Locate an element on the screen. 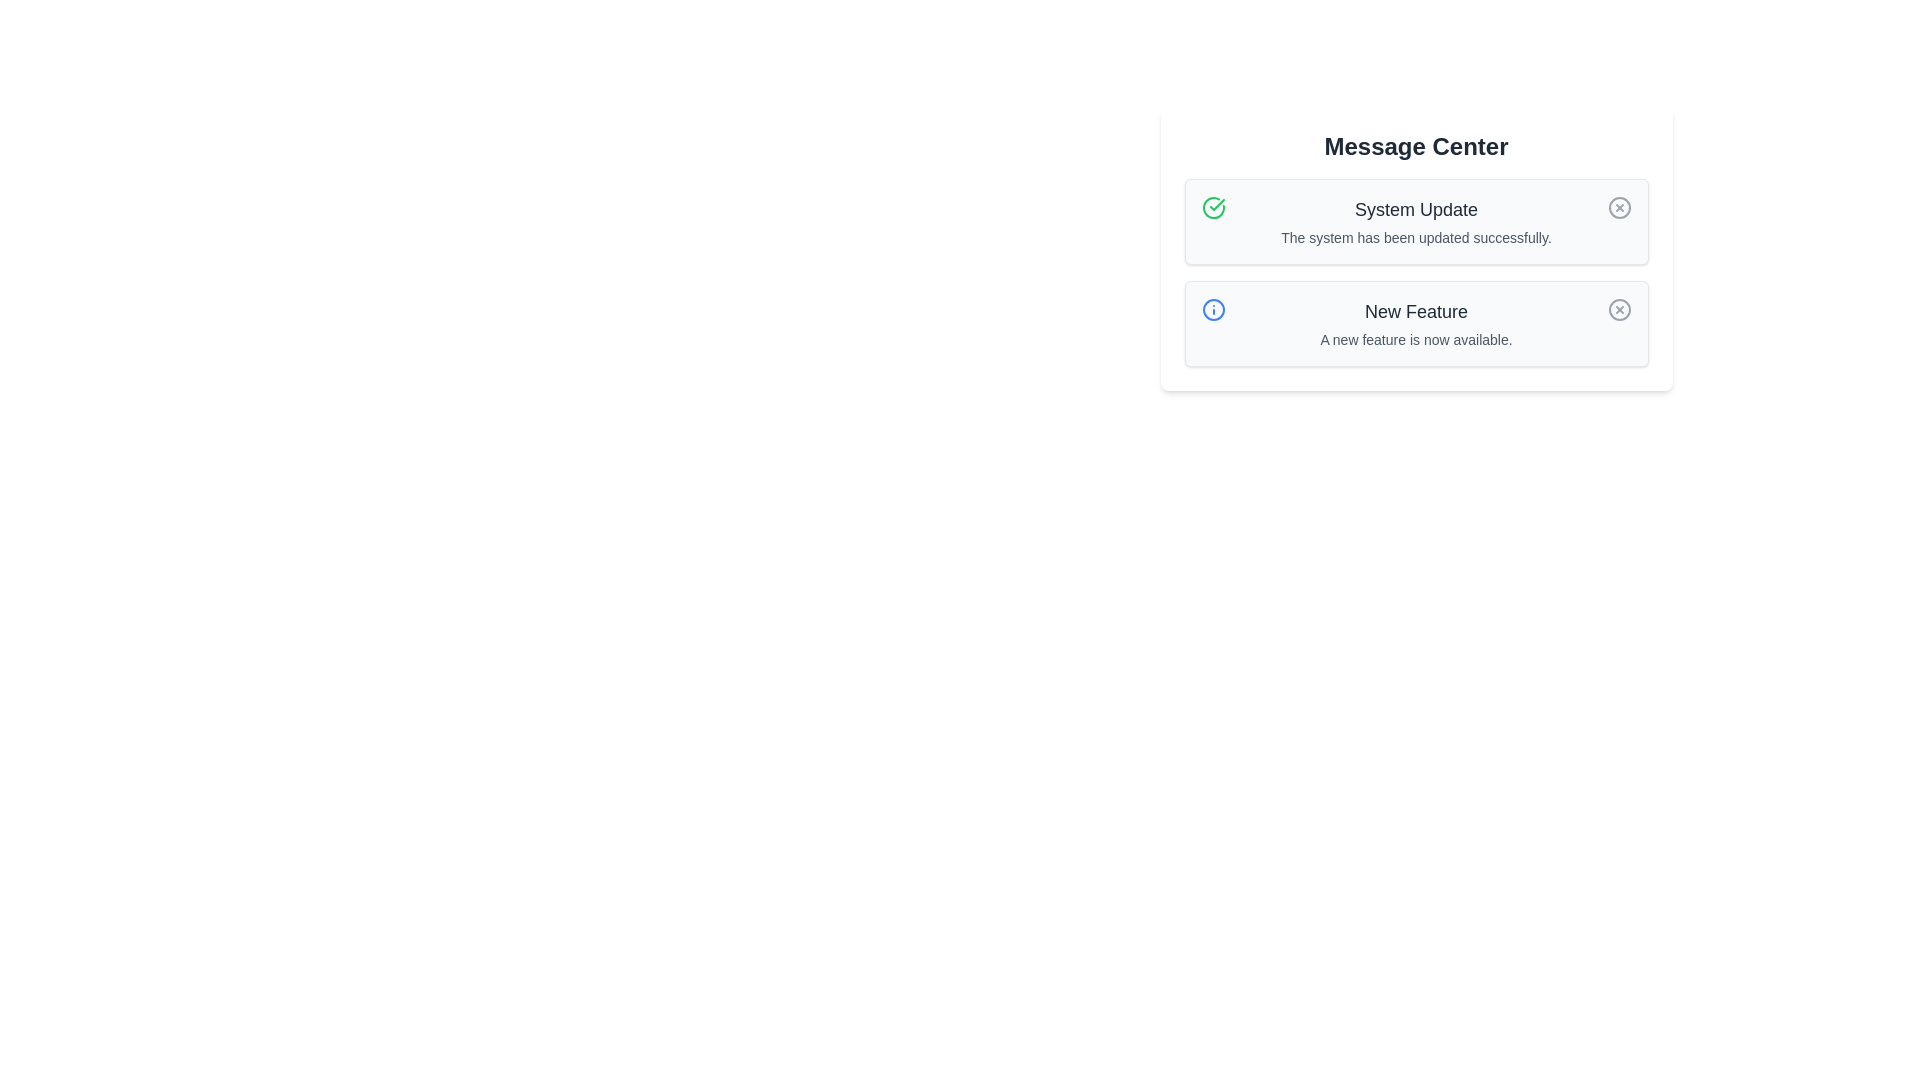 The height and width of the screenshot is (1080, 1920). the 'System Update' notification component, which contains a bold heading and a subtext, centrally aligned within a grey background box, positioned below a green checkmark icon and to the left of a grey dismiss button is located at coordinates (1415, 222).